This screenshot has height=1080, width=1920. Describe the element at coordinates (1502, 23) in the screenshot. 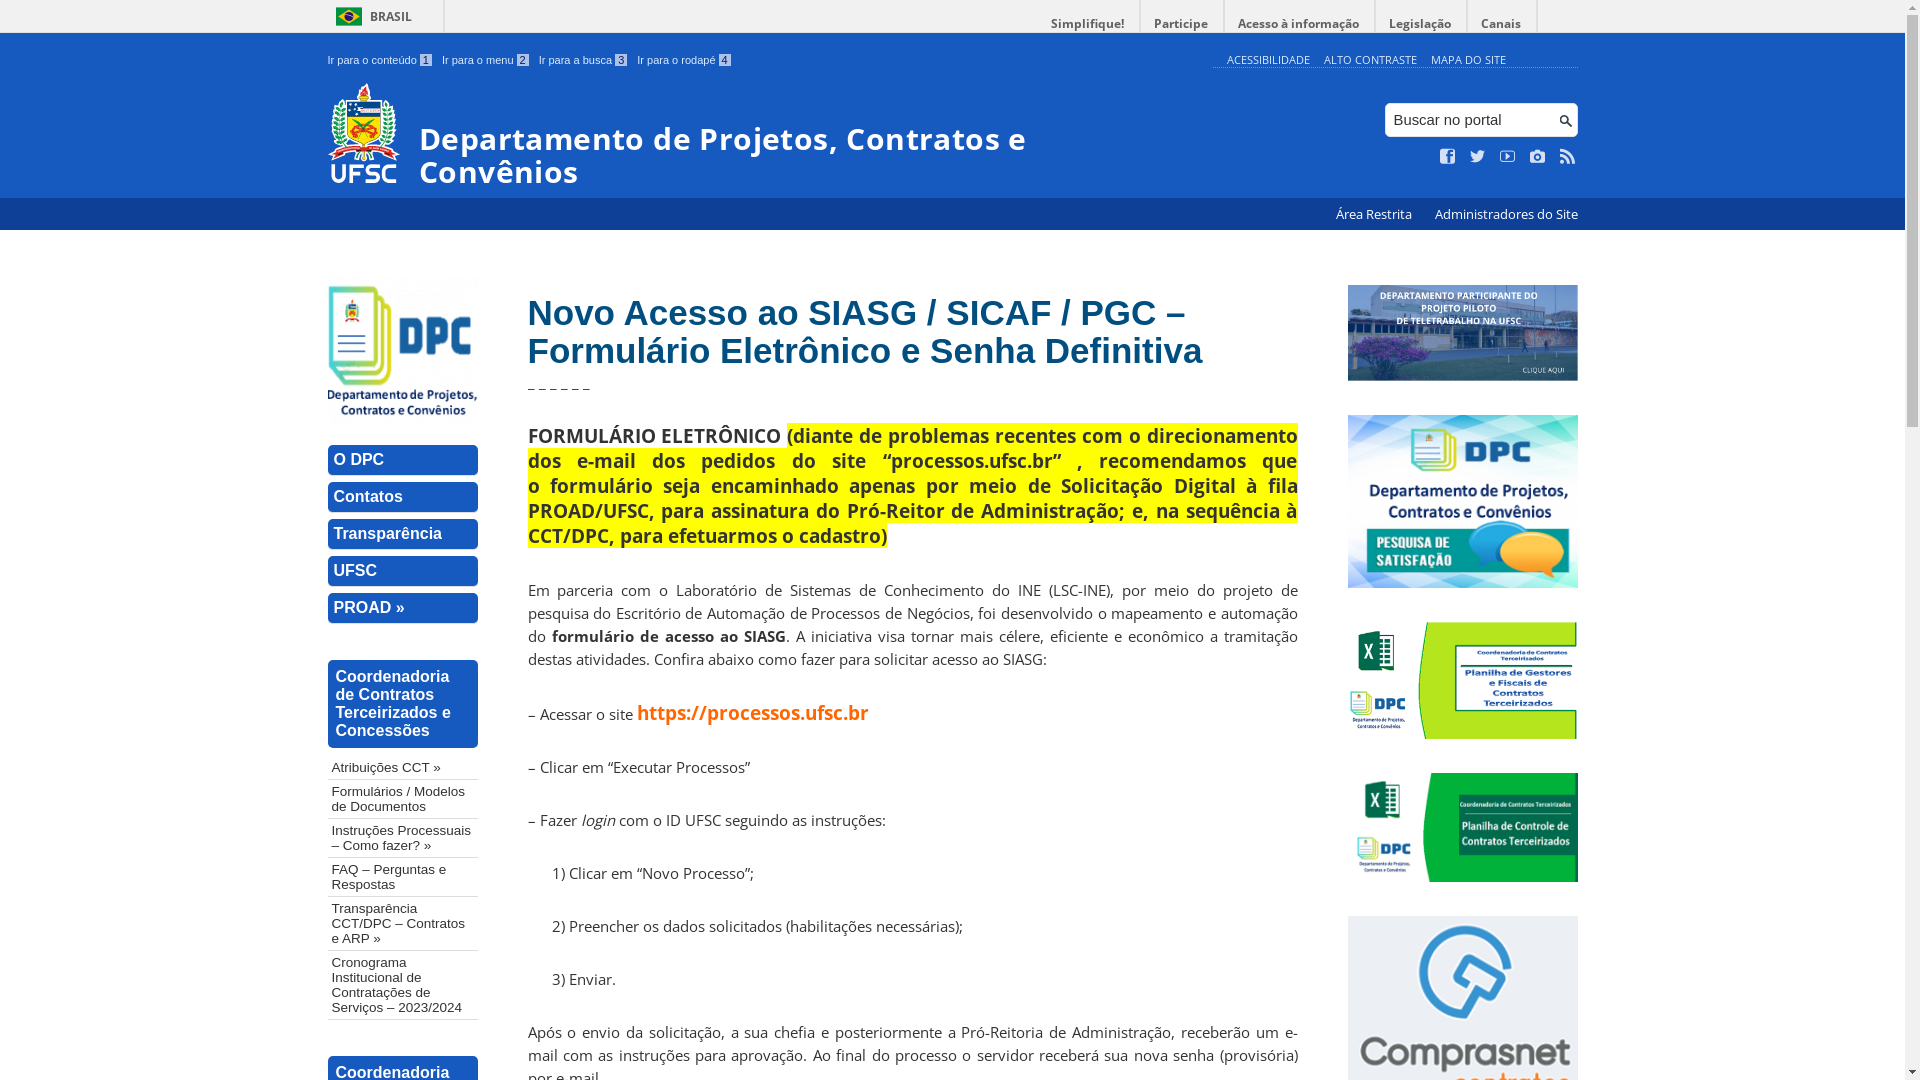

I see `'Canais'` at that location.